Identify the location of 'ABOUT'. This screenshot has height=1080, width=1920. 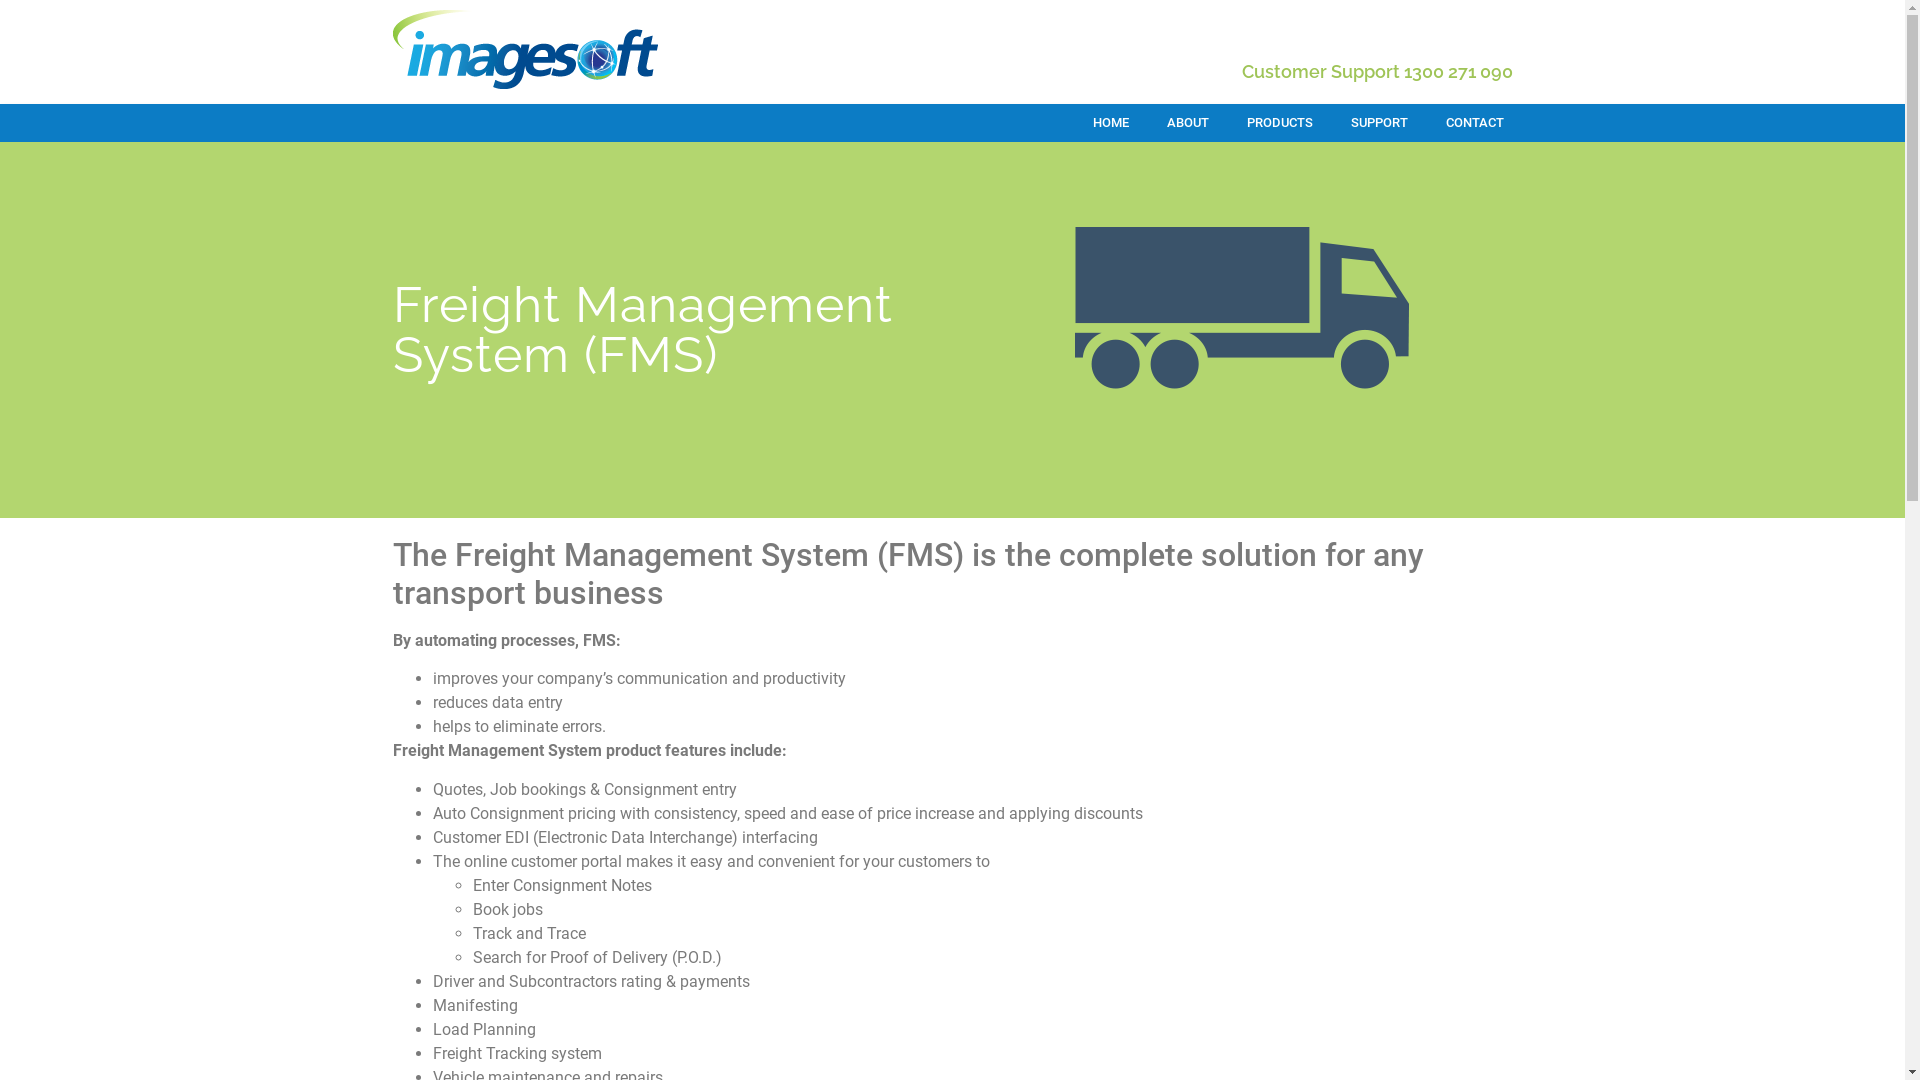
(1187, 123).